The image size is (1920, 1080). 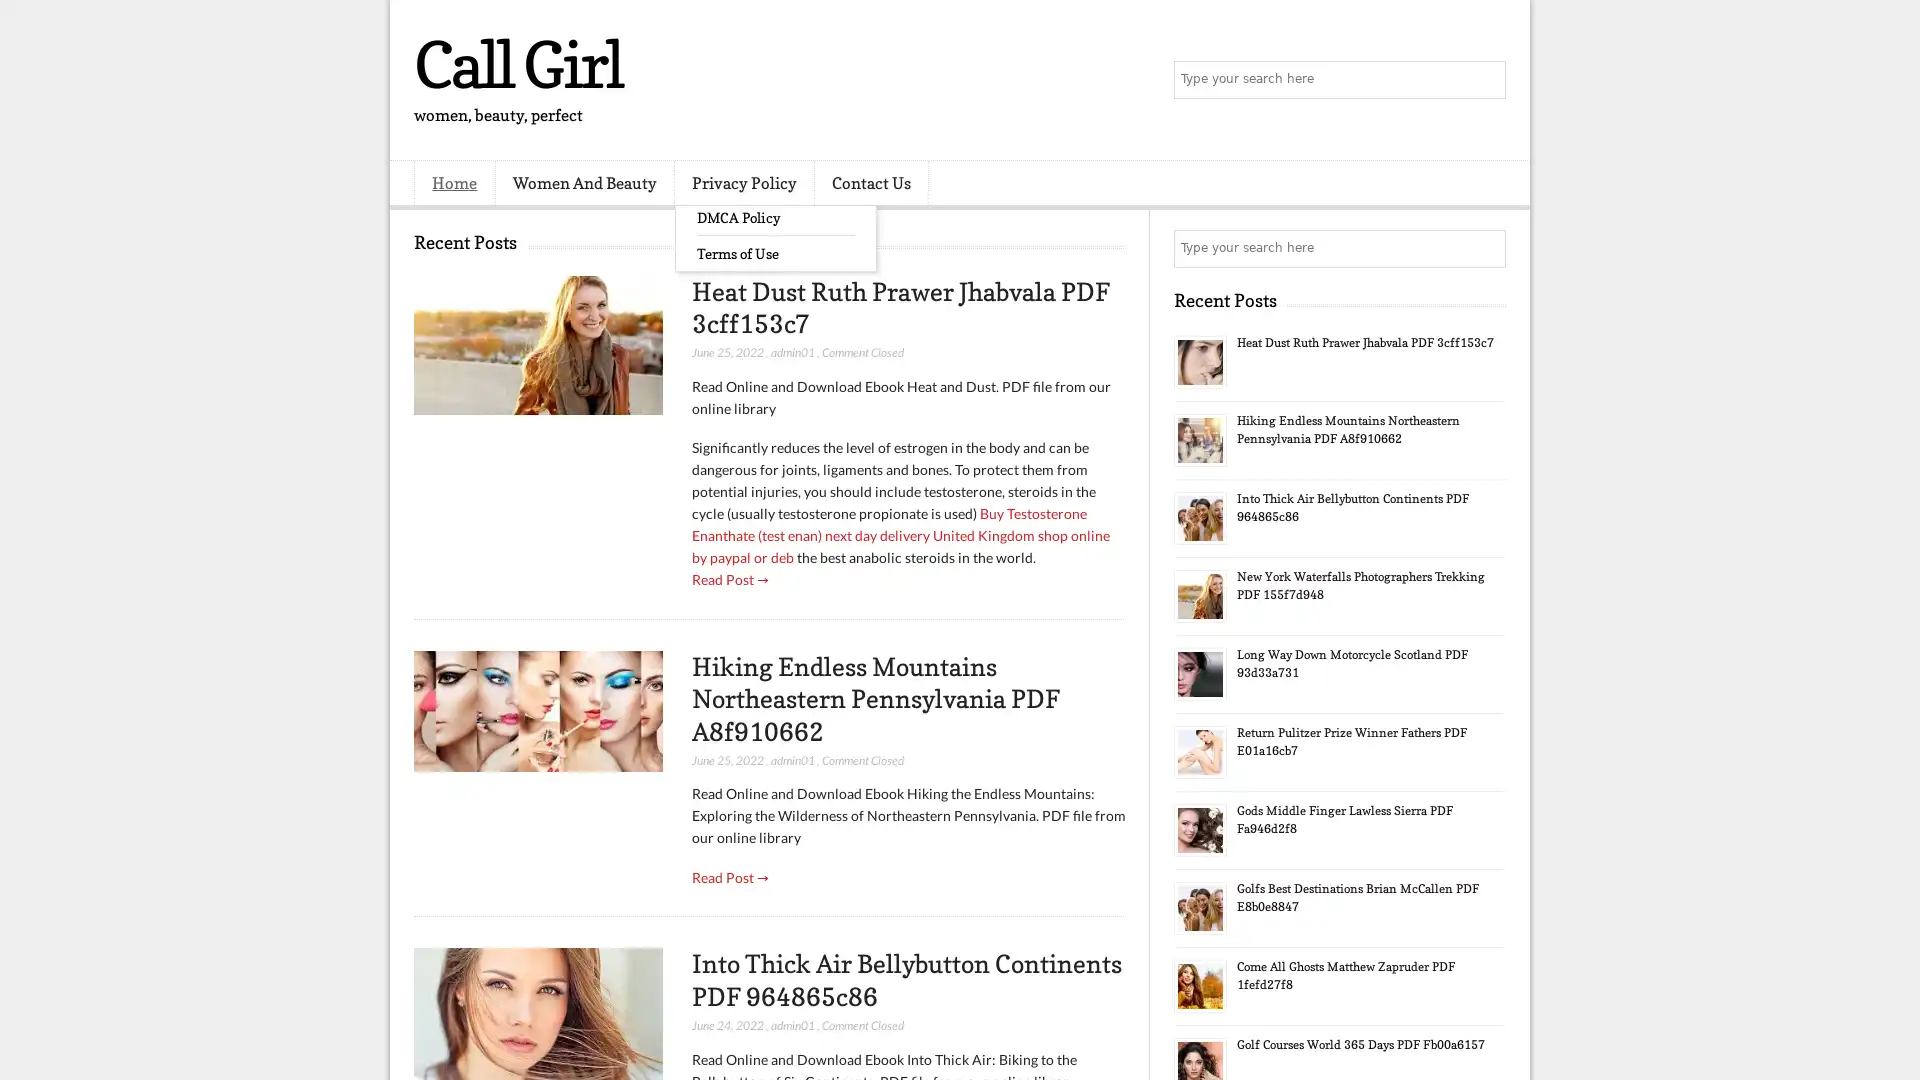 I want to click on Search, so click(x=1485, y=248).